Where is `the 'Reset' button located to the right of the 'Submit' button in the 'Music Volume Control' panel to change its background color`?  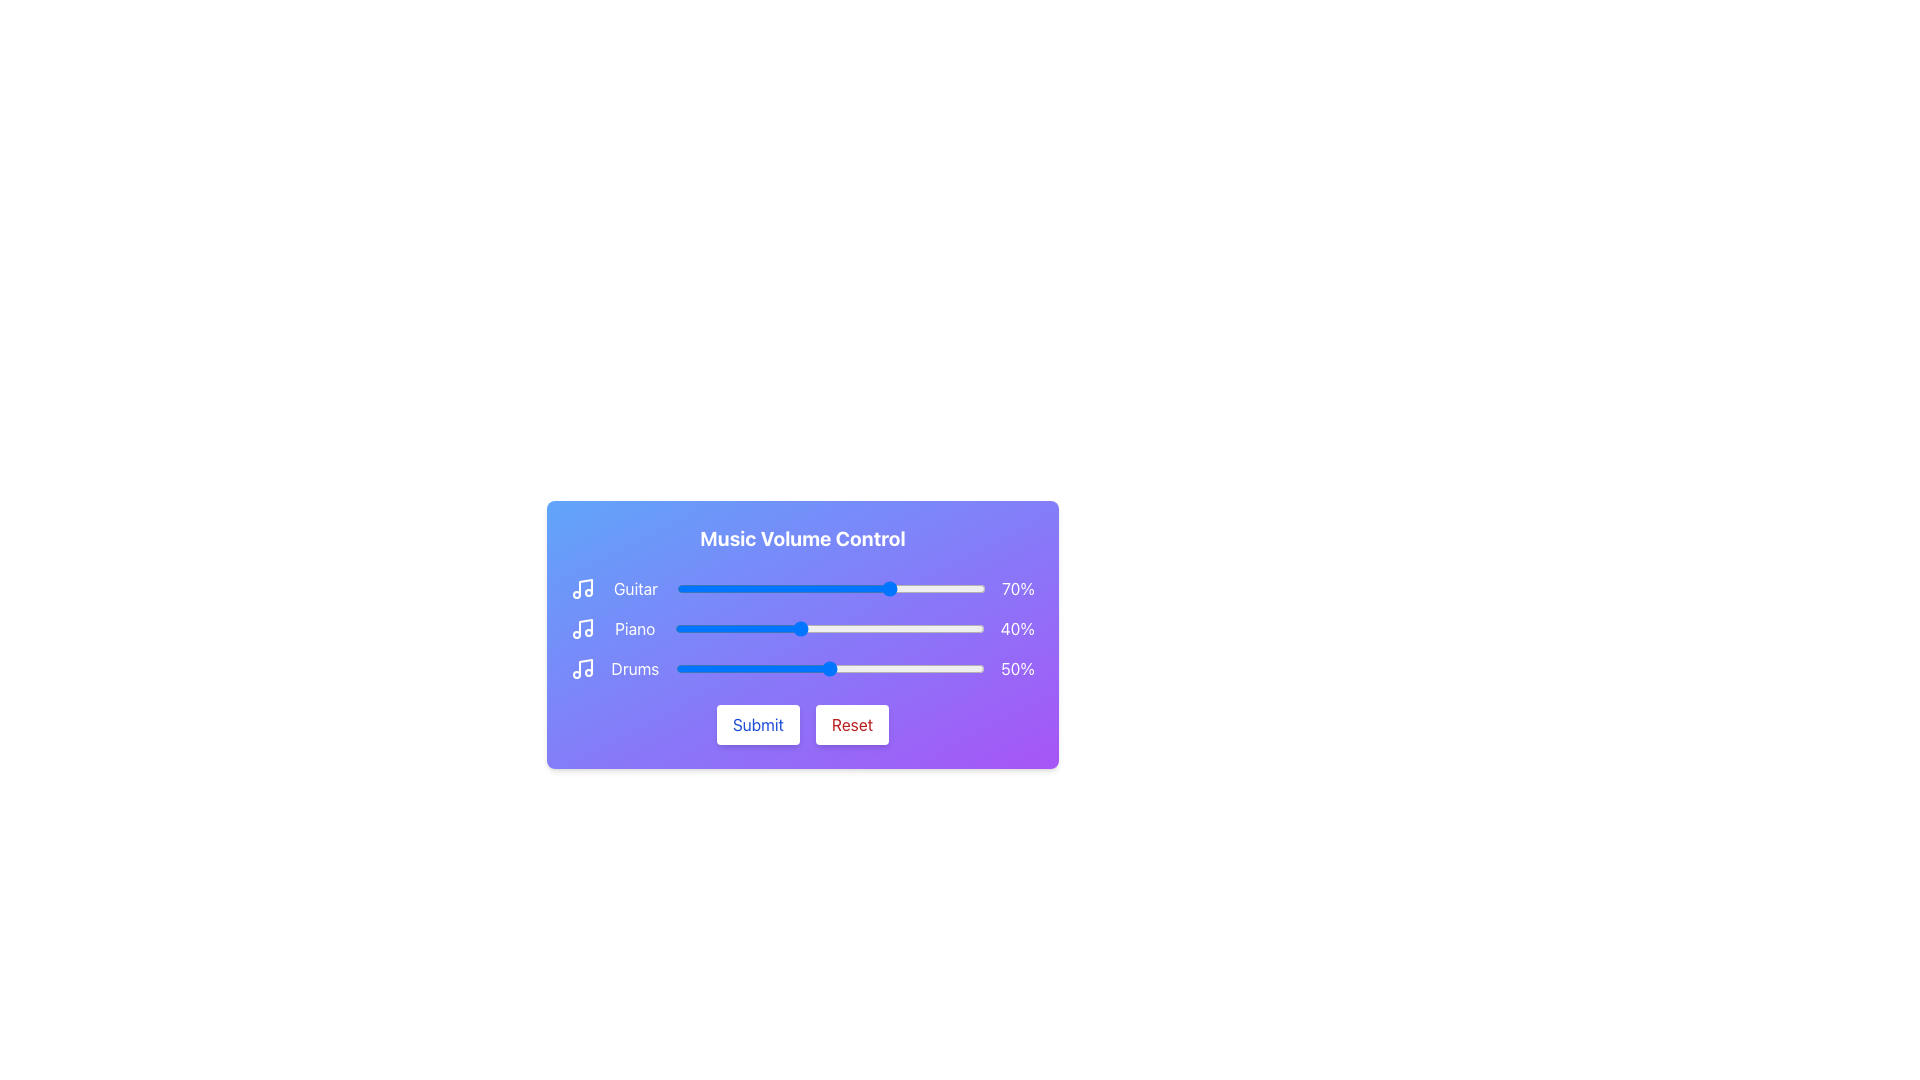 the 'Reset' button located to the right of the 'Submit' button in the 'Music Volume Control' panel to change its background color is located at coordinates (852, 725).